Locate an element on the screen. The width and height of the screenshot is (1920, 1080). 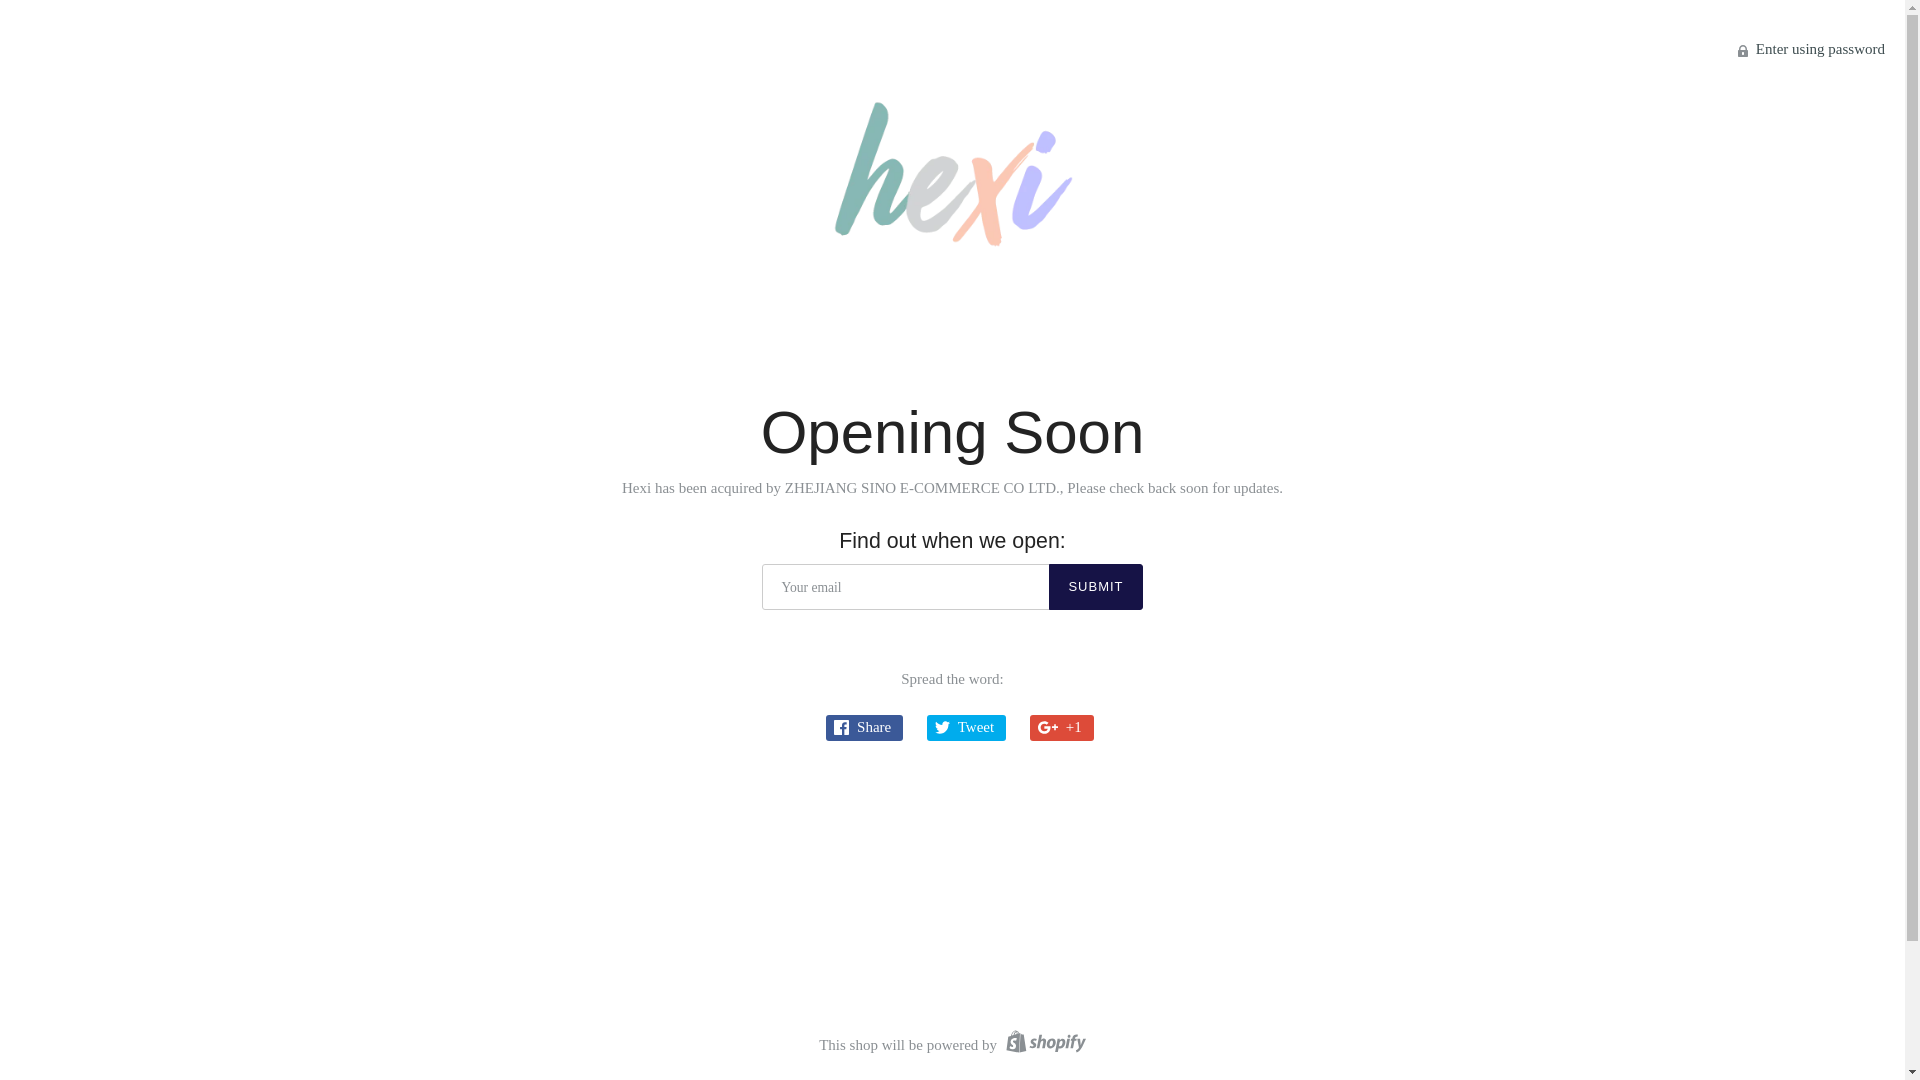
'Facebook Share' is located at coordinates (864, 728).